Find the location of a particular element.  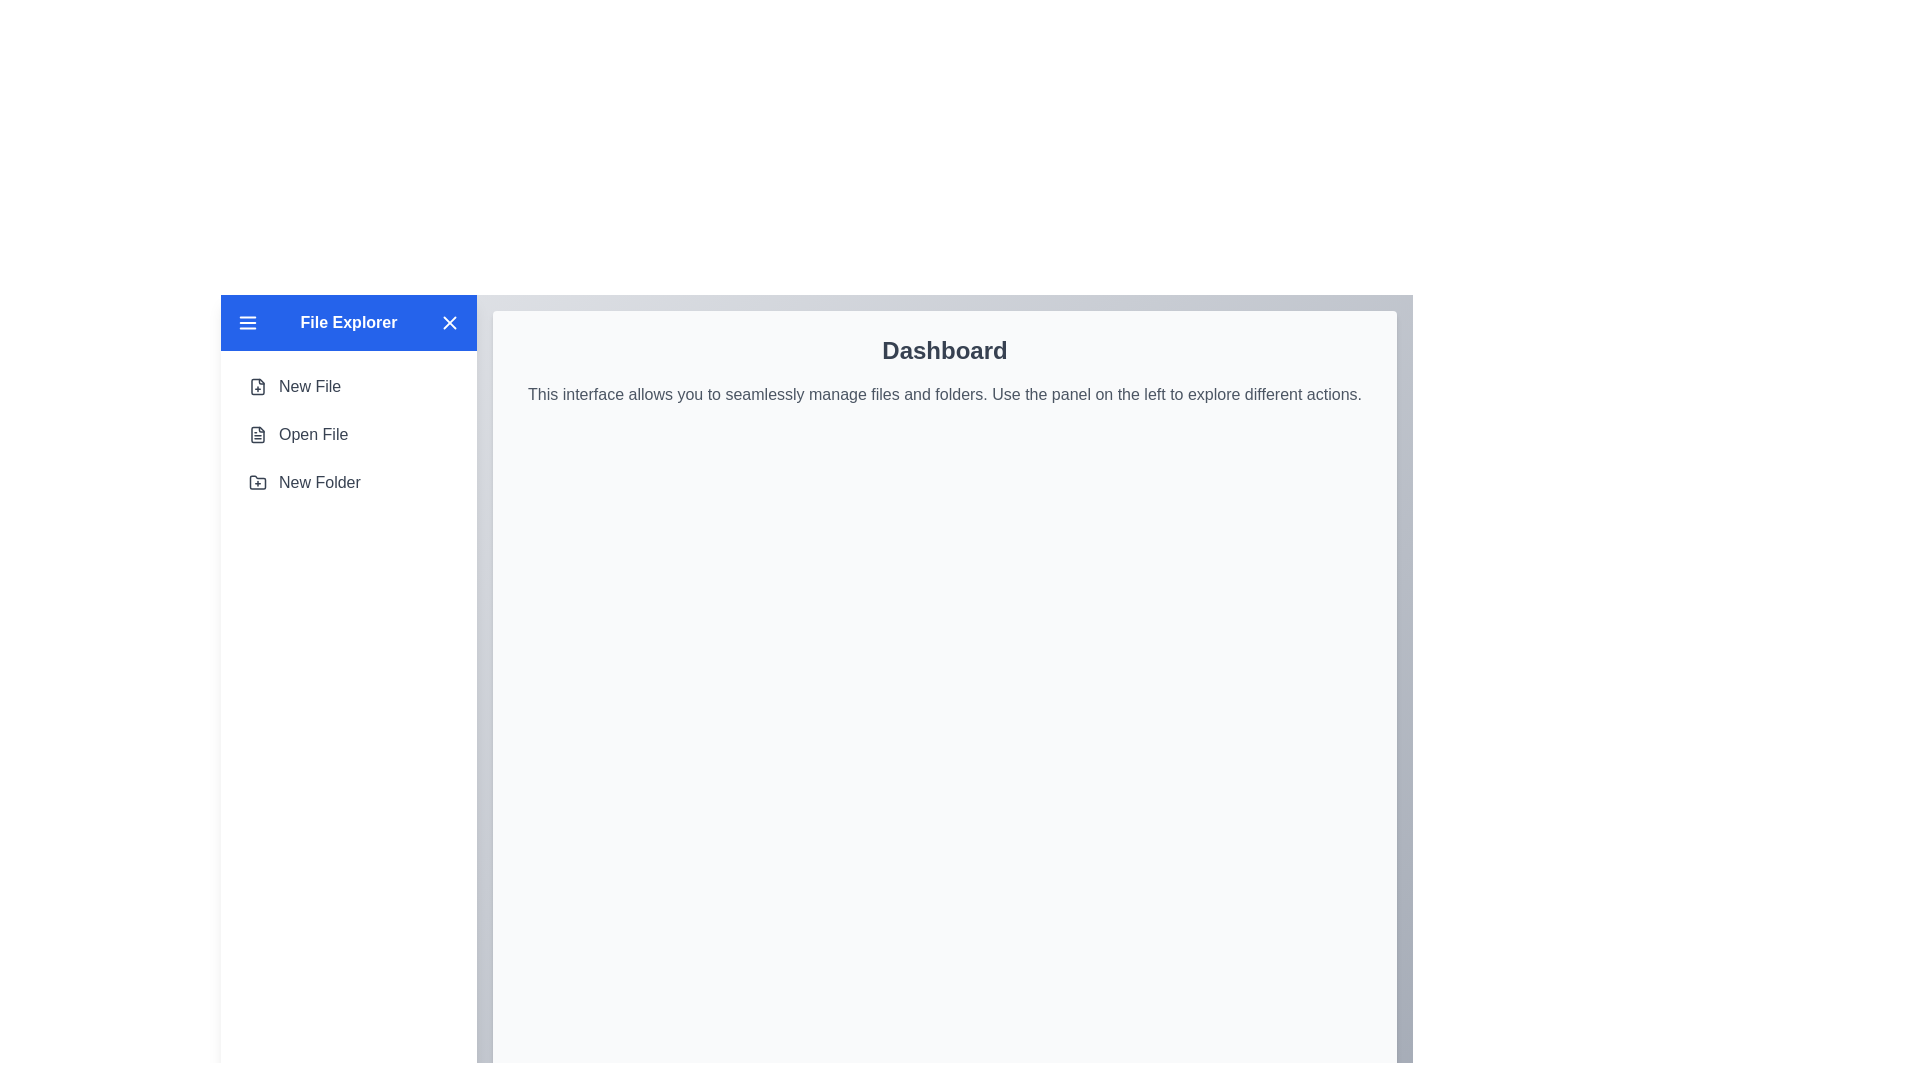

the file icon graphic within the 'New File' menu item located at the top of the vertical list in the left sidebar menu is located at coordinates (257, 386).